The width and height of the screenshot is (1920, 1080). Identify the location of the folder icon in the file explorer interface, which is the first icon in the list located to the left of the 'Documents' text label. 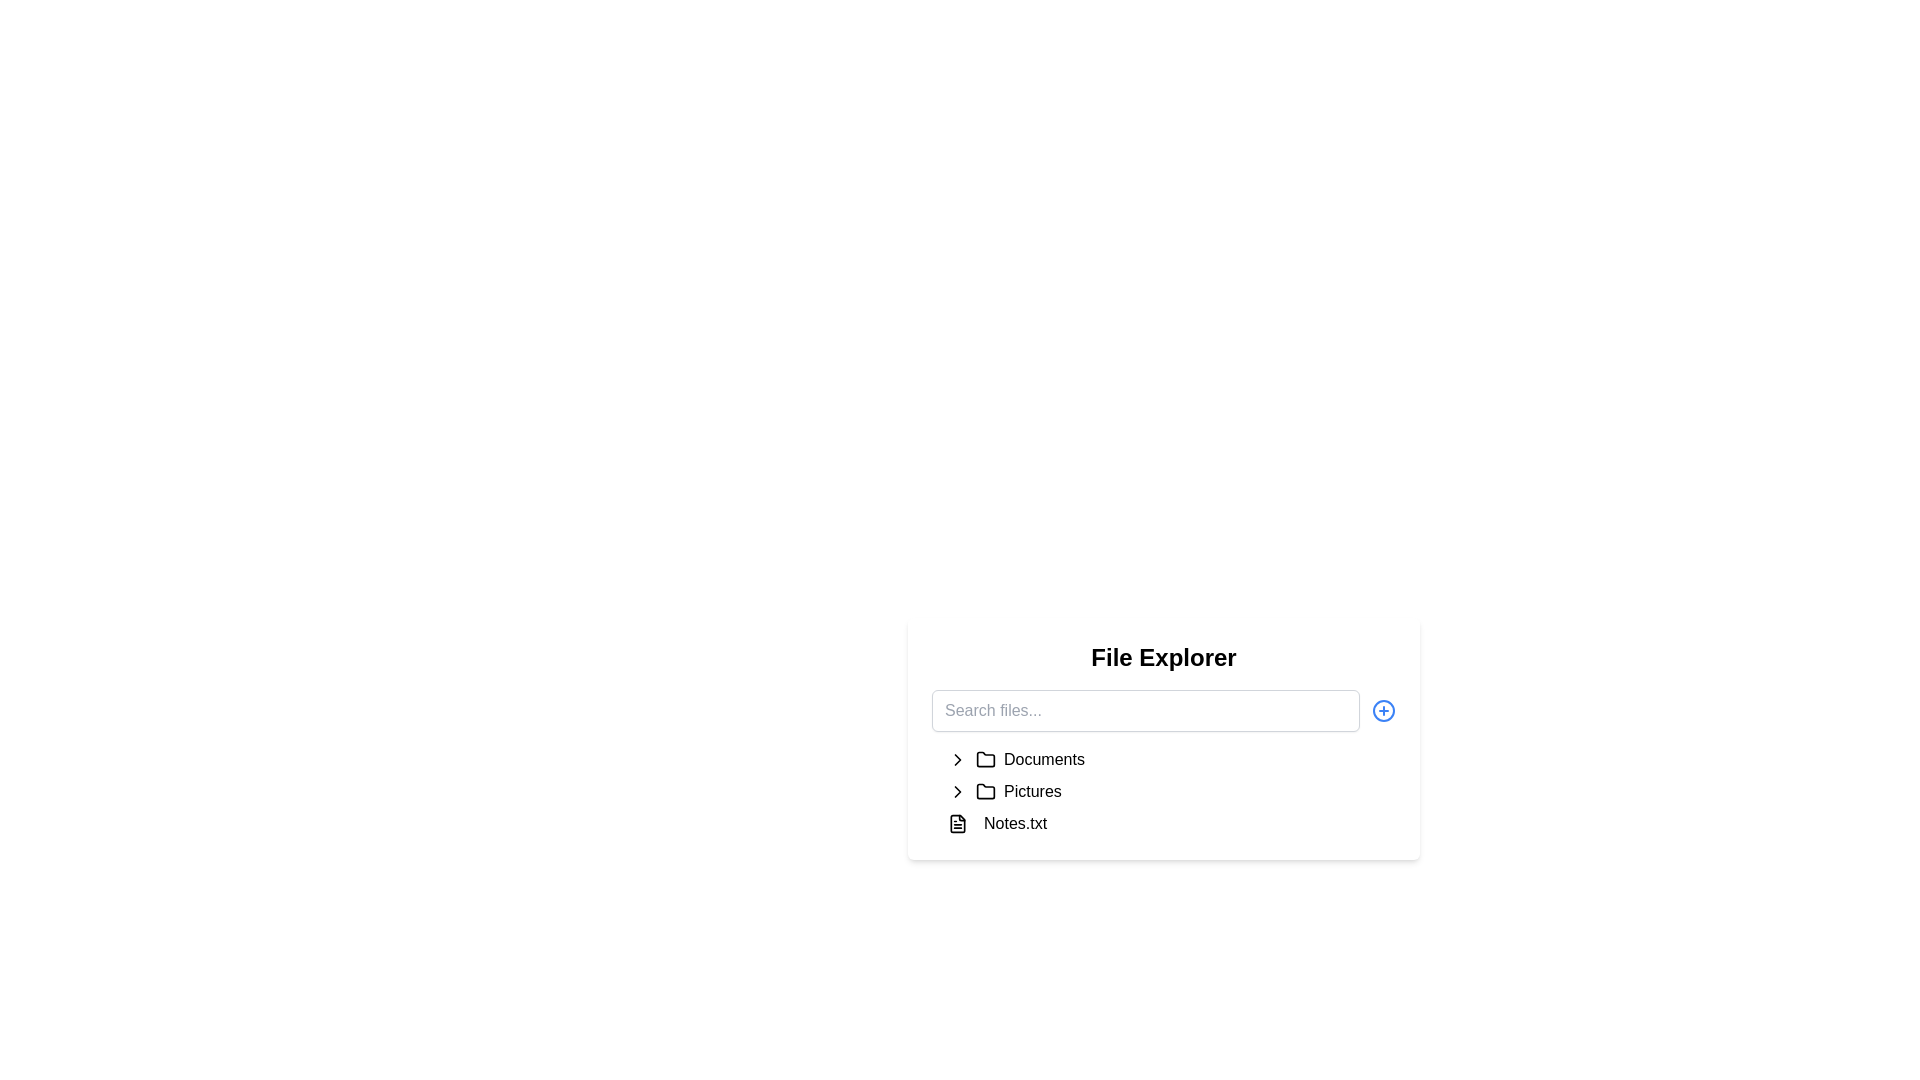
(985, 759).